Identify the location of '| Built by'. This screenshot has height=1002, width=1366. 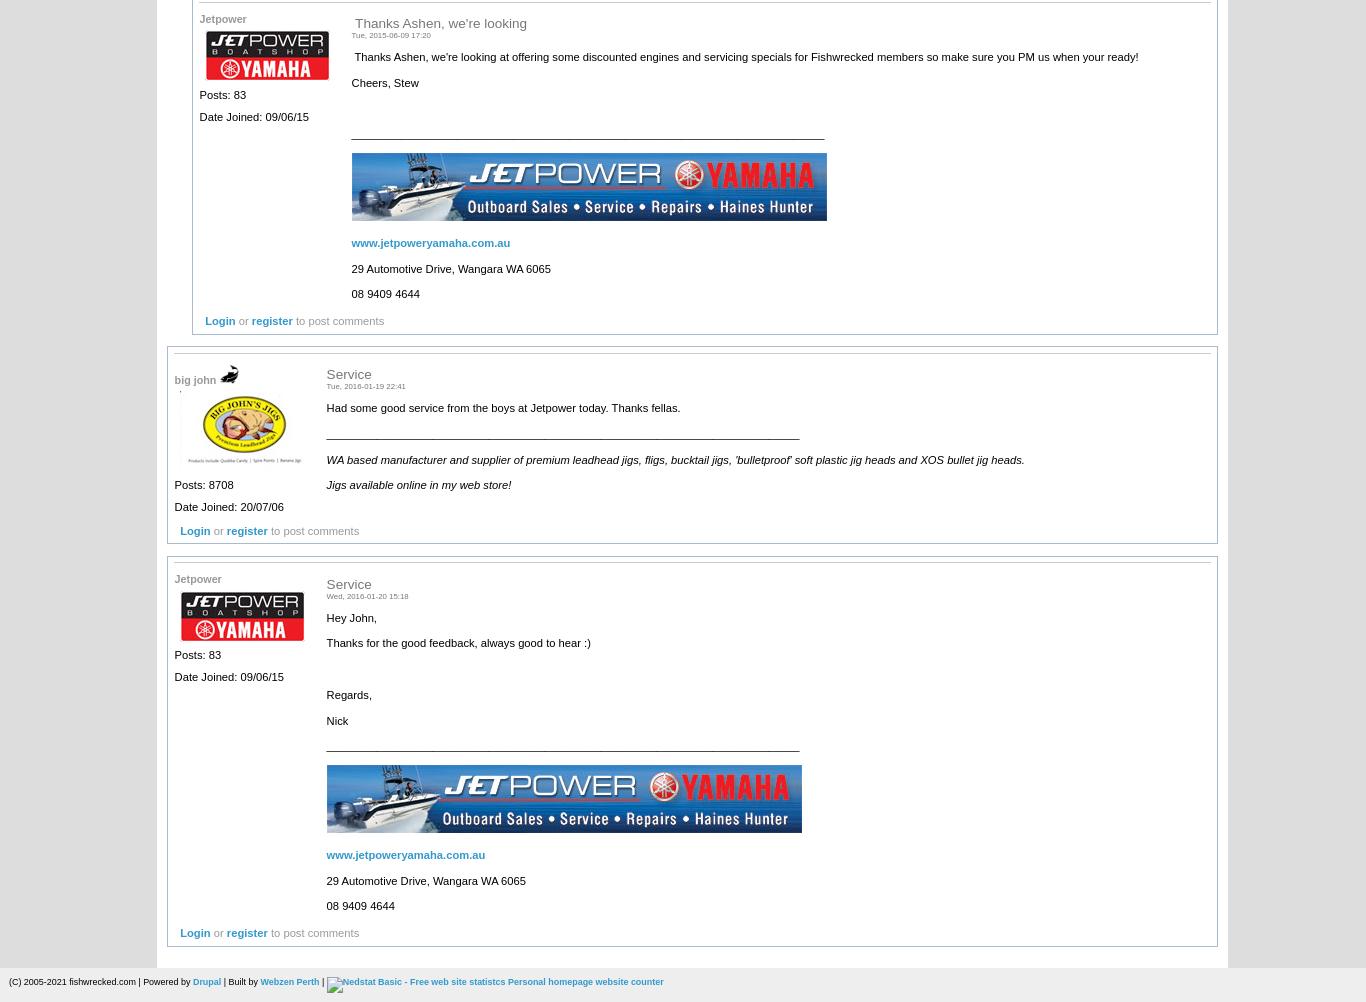
(240, 979).